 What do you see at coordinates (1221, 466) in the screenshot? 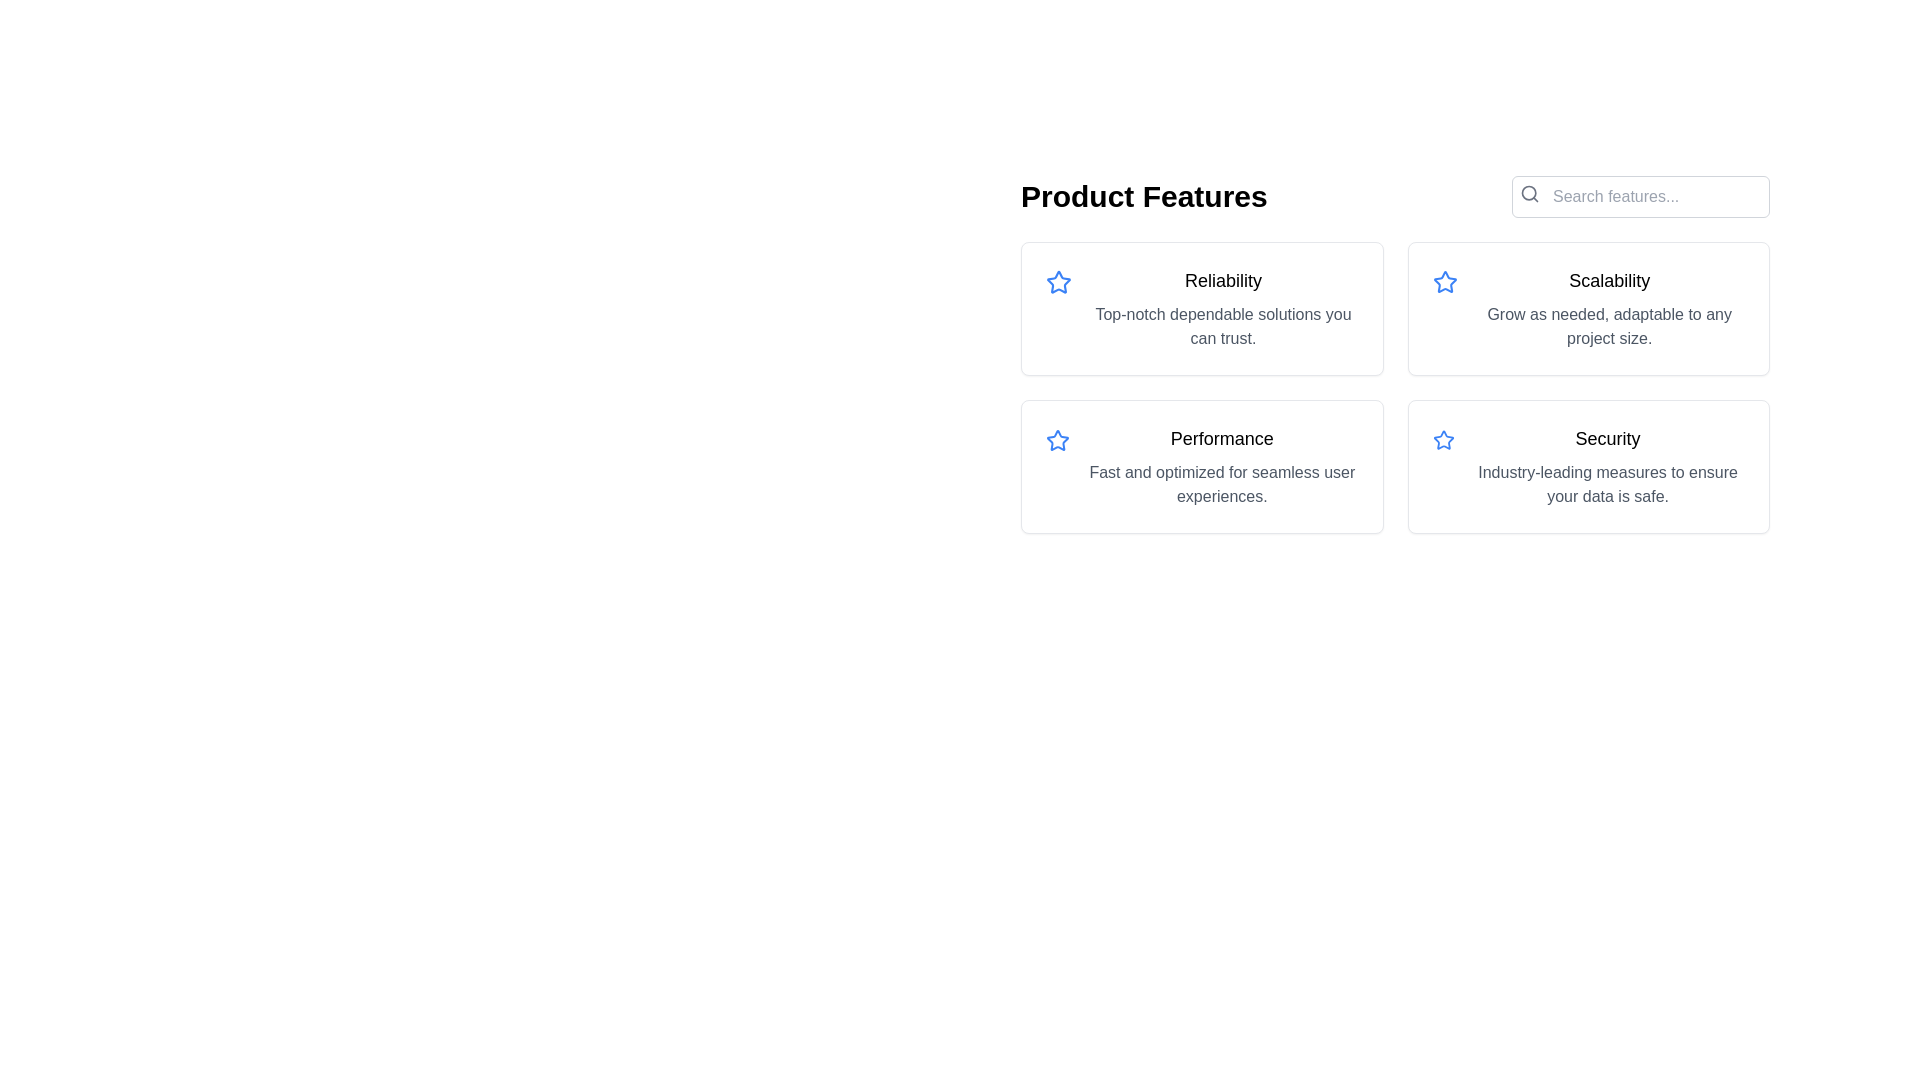
I see `the Informational Text Block with the bold headline 'Performance'` at bounding box center [1221, 466].